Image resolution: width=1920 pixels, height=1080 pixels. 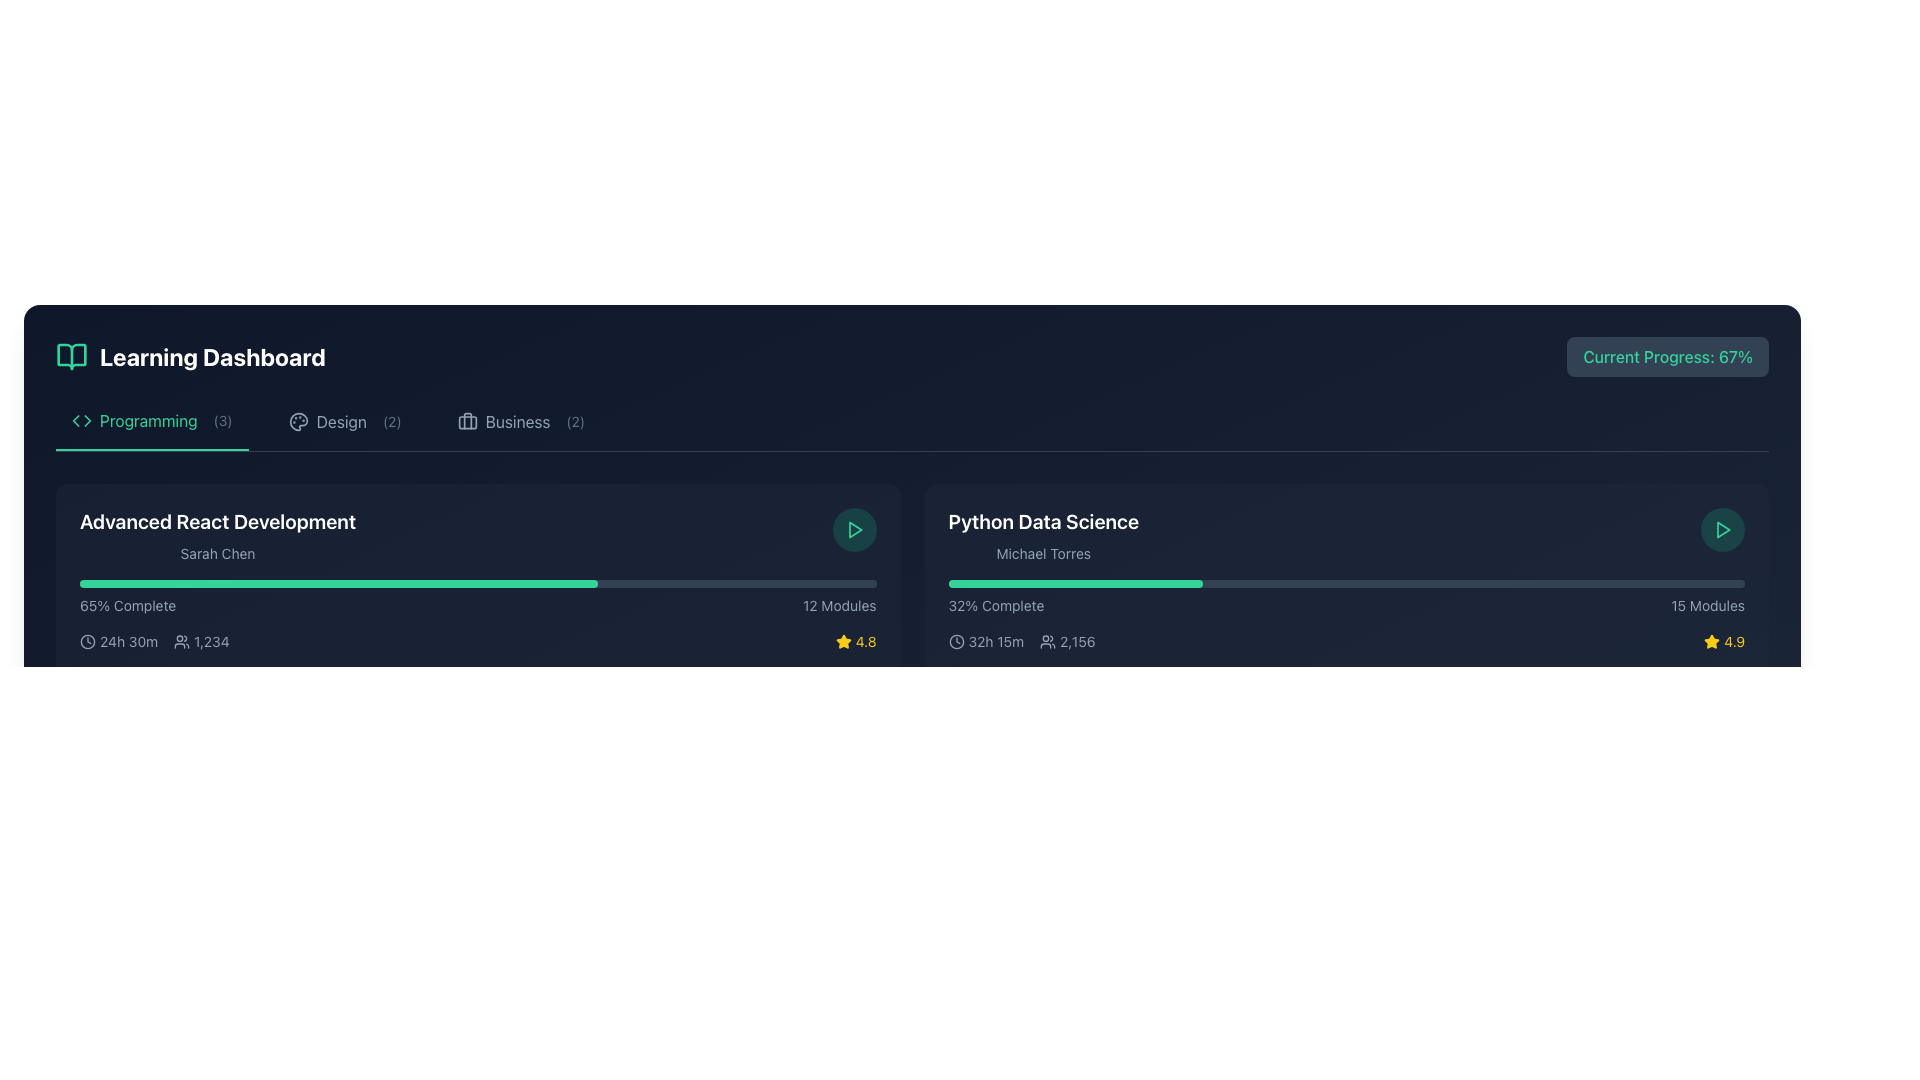 What do you see at coordinates (182, 641) in the screenshot?
I see `the user icon, which resembles two stylized people, located to the left of the numerical value 1,234 in the 'Advanced React Development' course section` at bounding box center [182, 641].